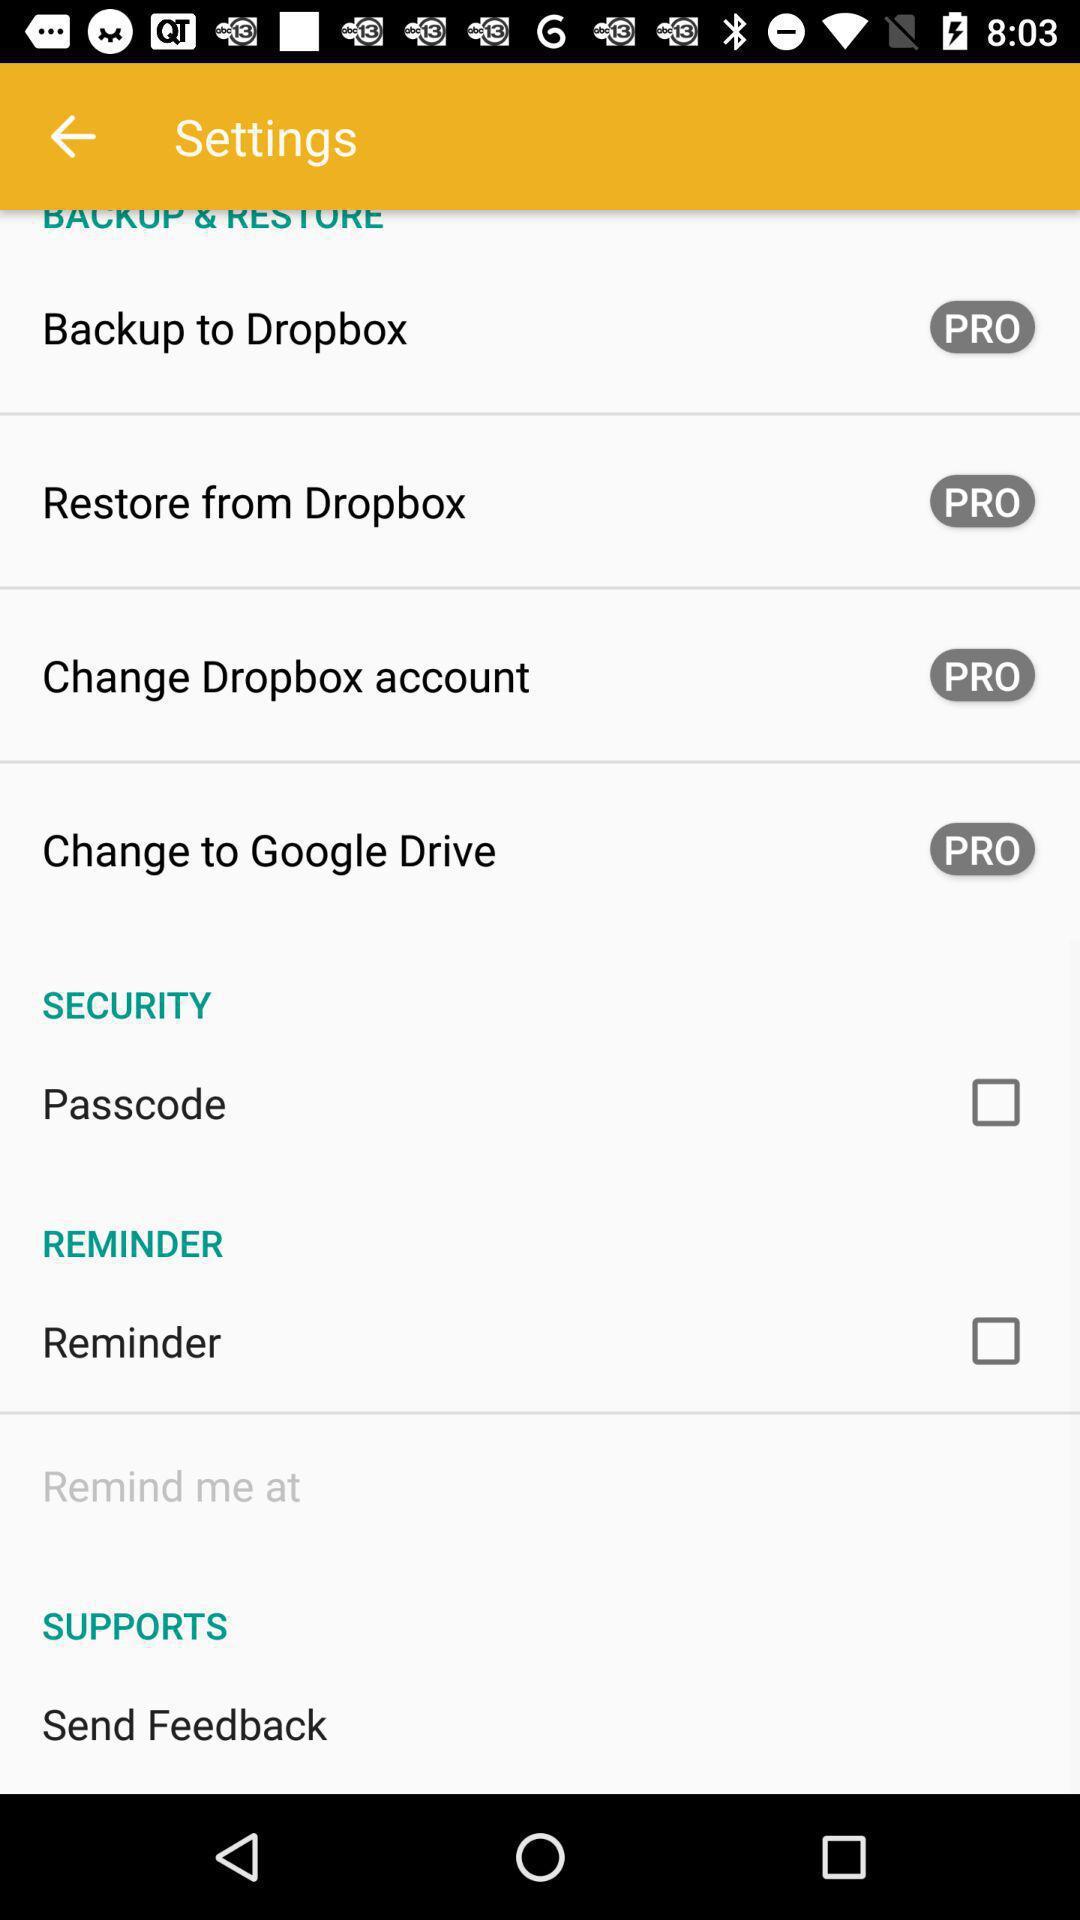 Image resolution: width=1080 pixels, height=1920 pixels. I want to click on remind me at icon, so click(170, 1484).